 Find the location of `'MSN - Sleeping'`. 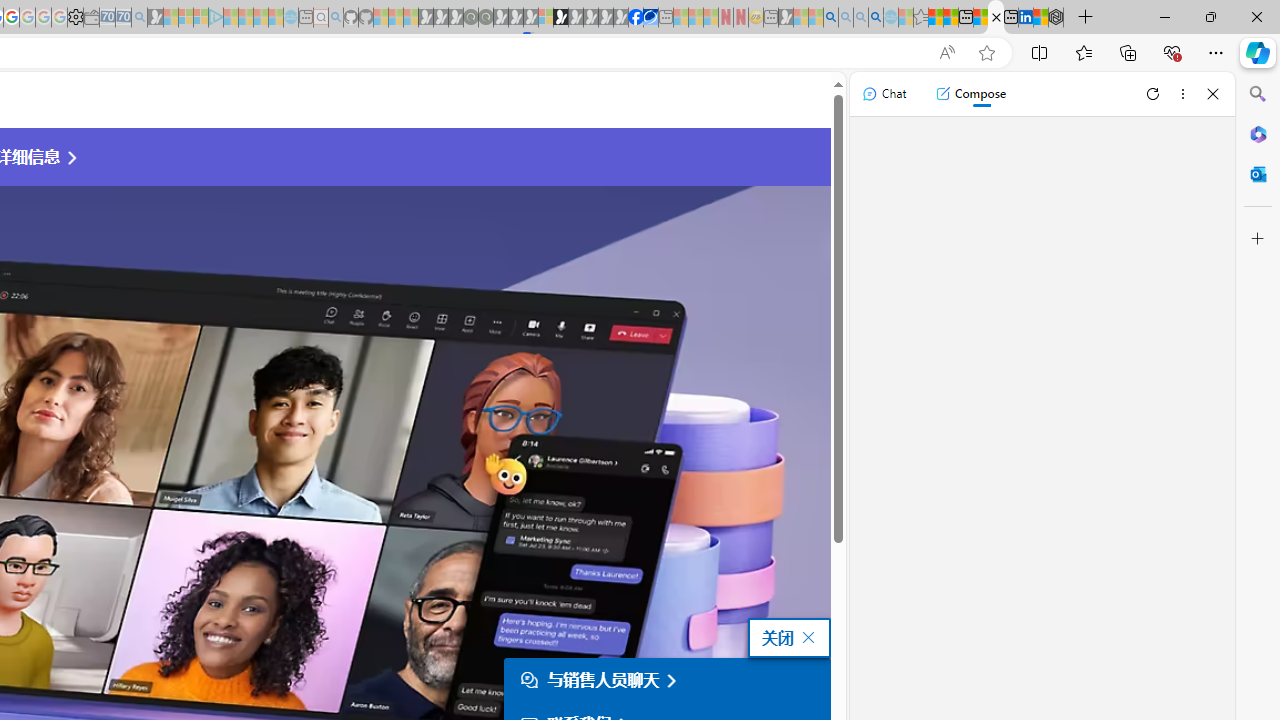

'MSN - Sleeping' is located at coordinates (785, 17).